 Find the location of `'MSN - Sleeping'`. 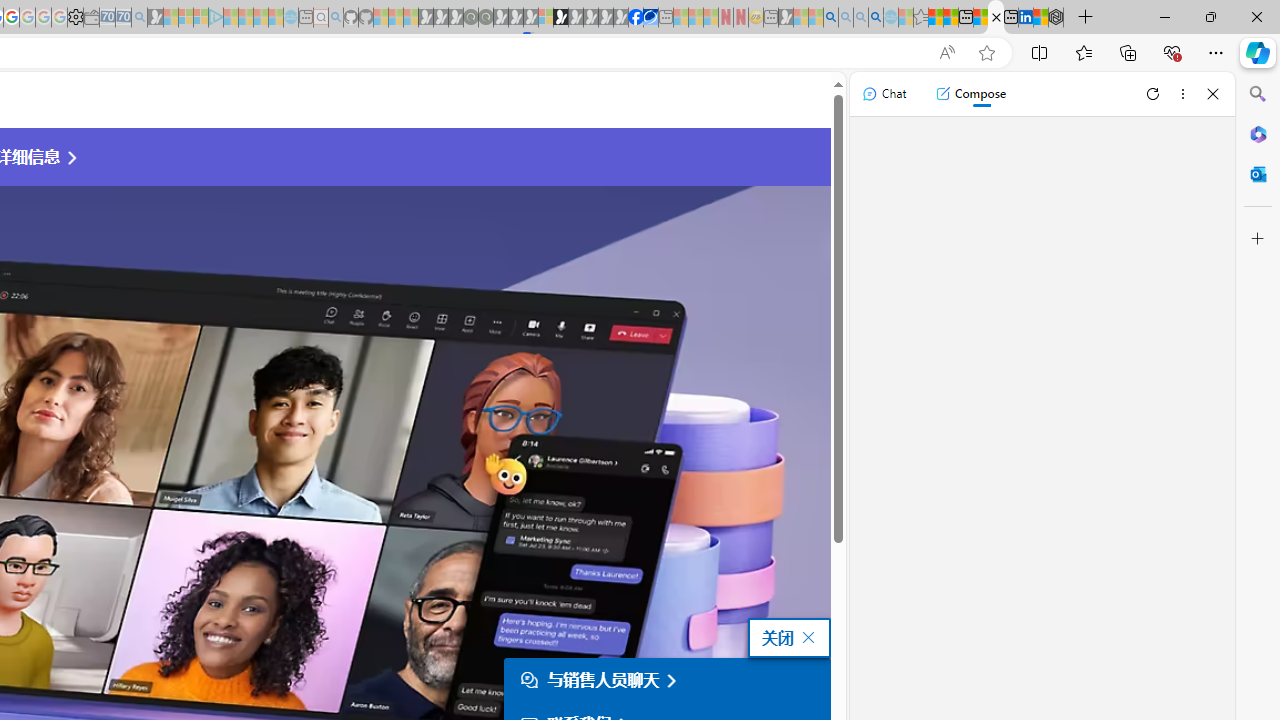

'MSN - Sleeping' is located at coordinates (785, 17).